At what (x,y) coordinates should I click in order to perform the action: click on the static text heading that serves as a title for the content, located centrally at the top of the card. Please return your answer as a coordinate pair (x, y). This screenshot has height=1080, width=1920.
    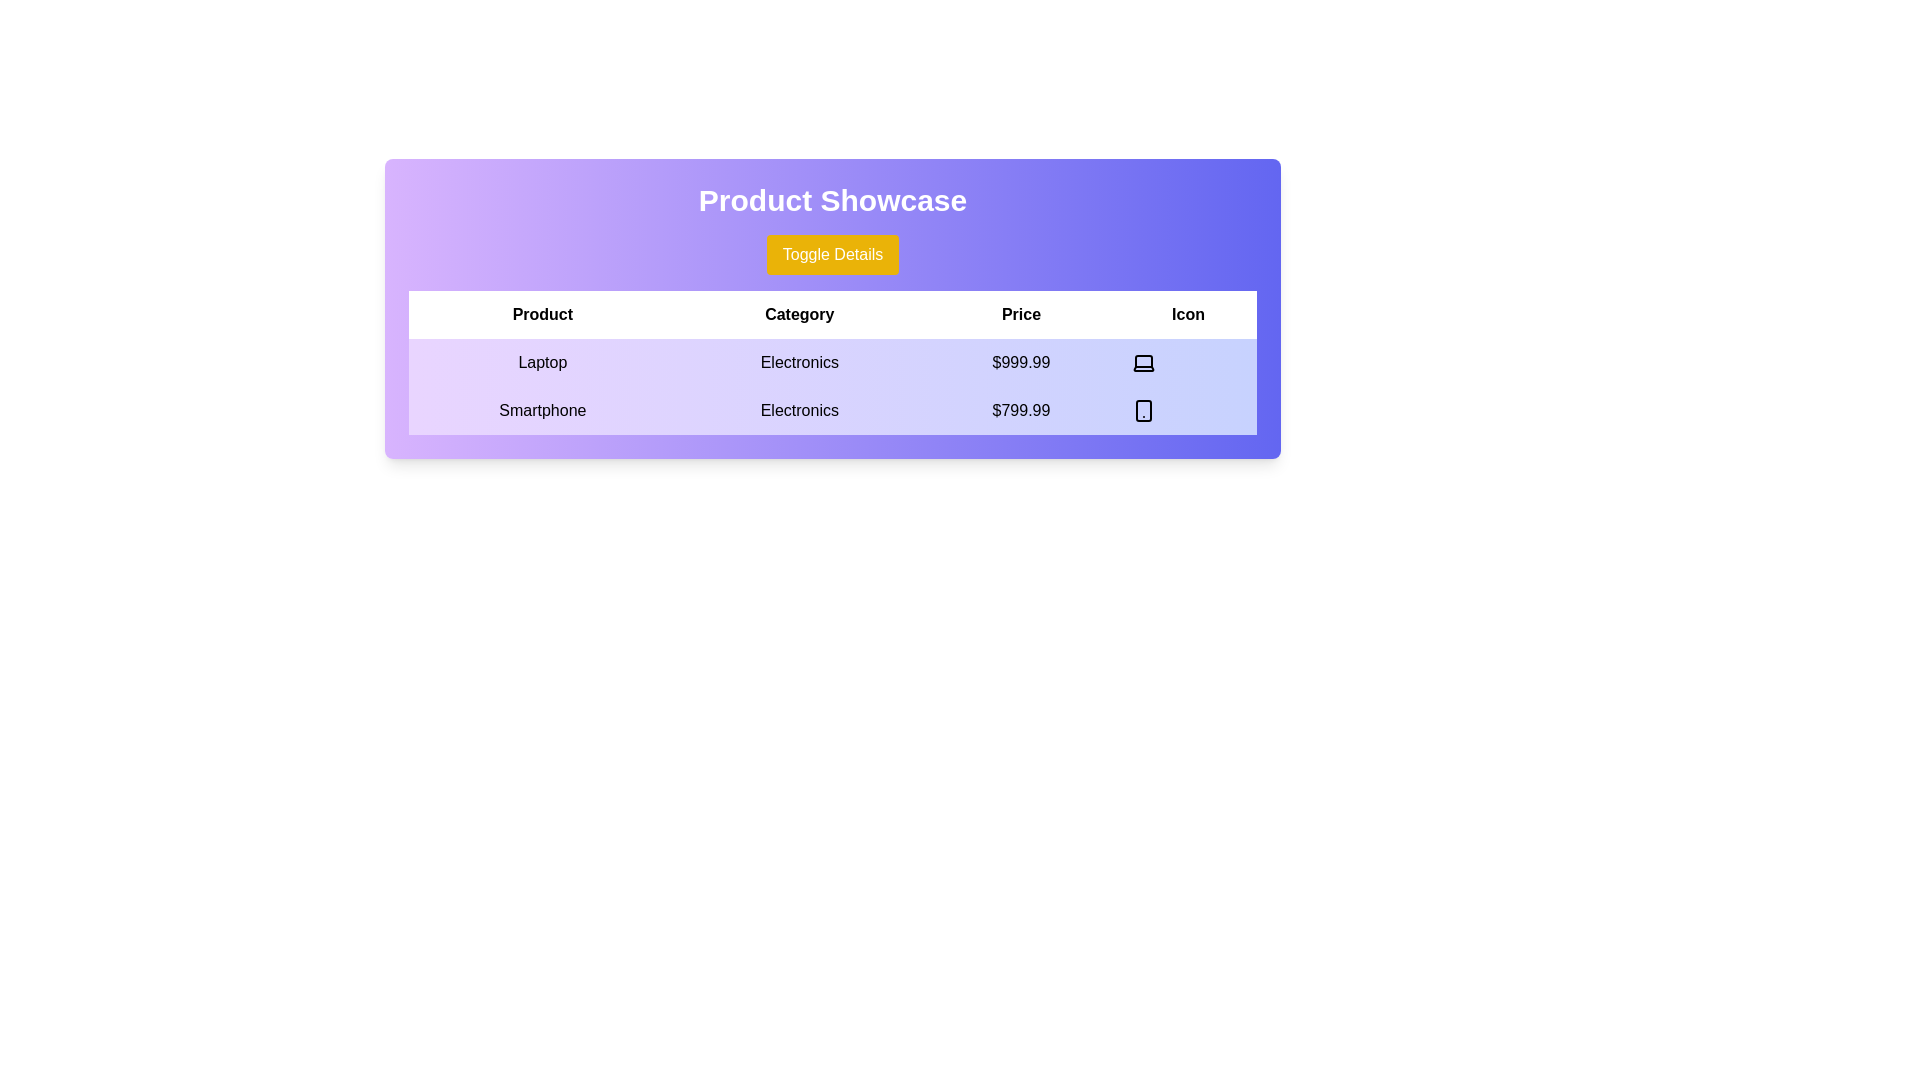
    Looking at the image, I should click on (833, 200).